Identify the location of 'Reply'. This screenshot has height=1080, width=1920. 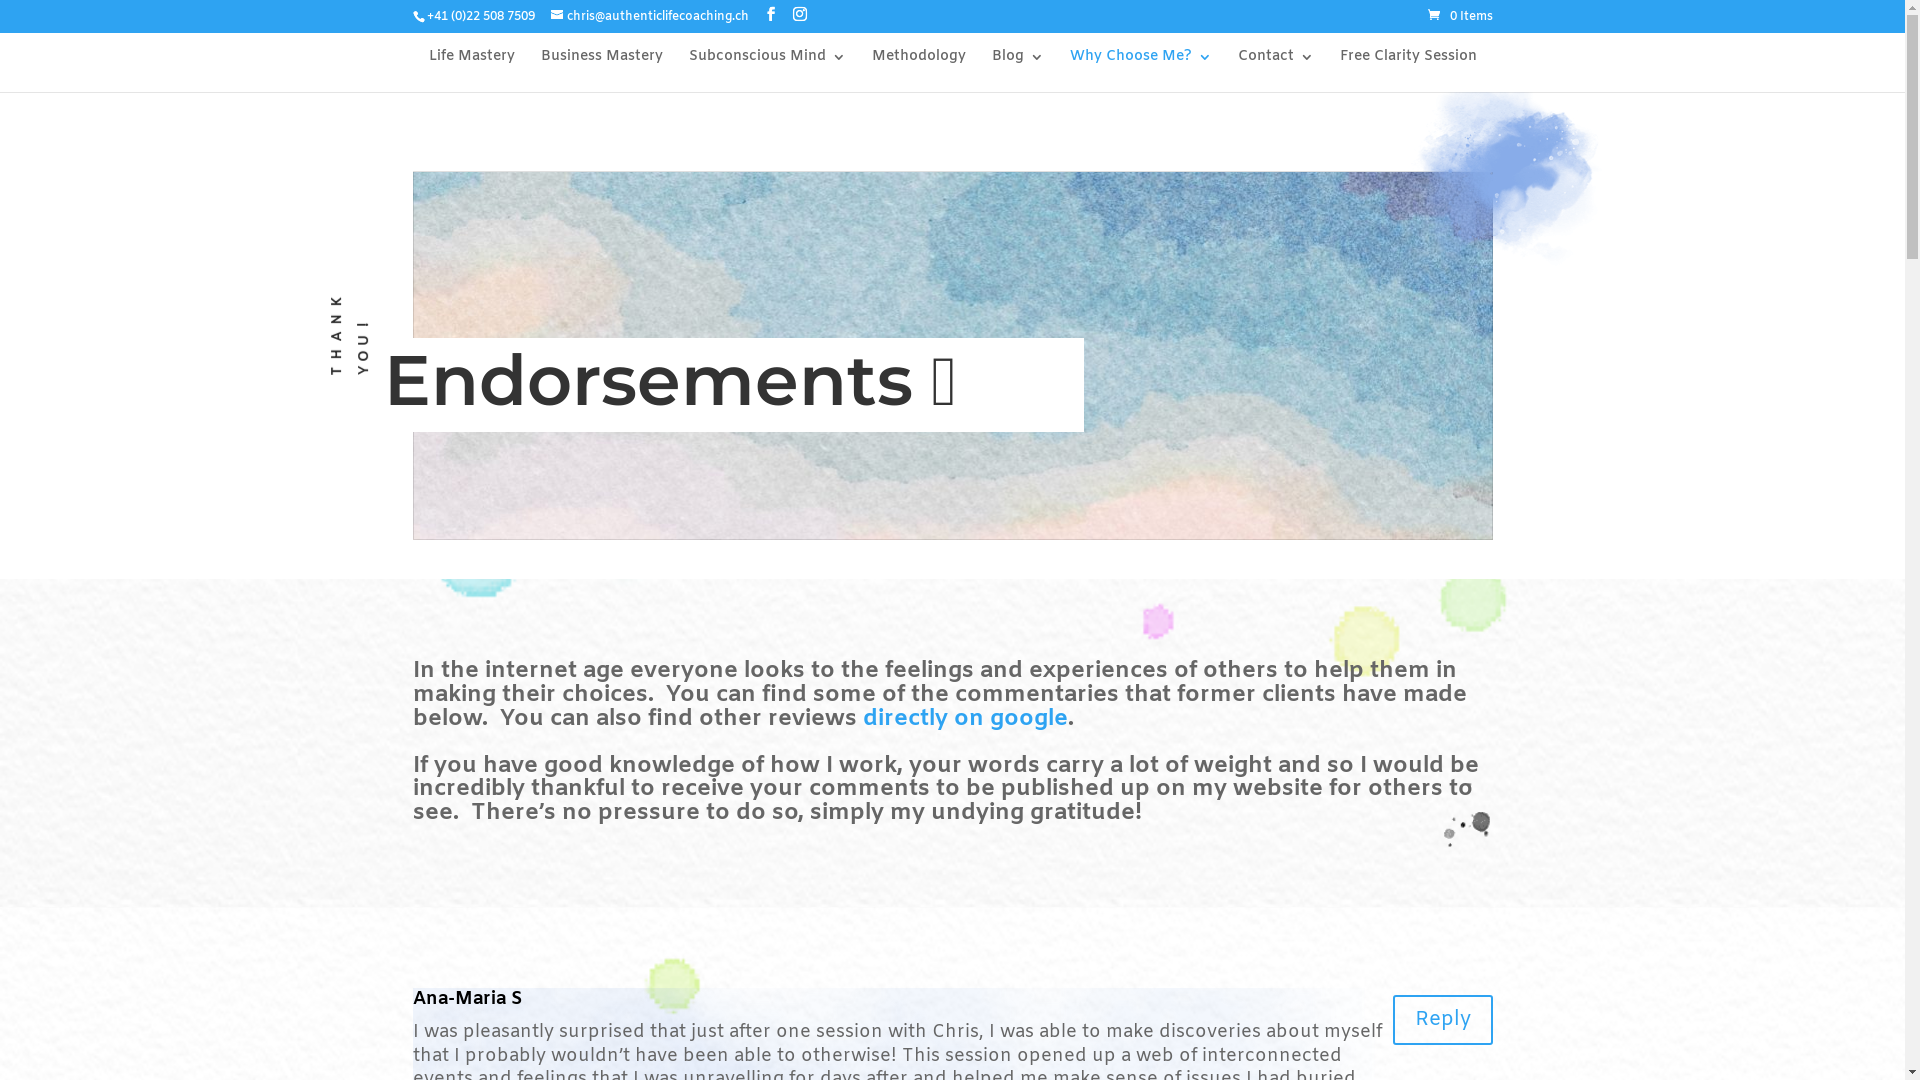
(1441, 1019).